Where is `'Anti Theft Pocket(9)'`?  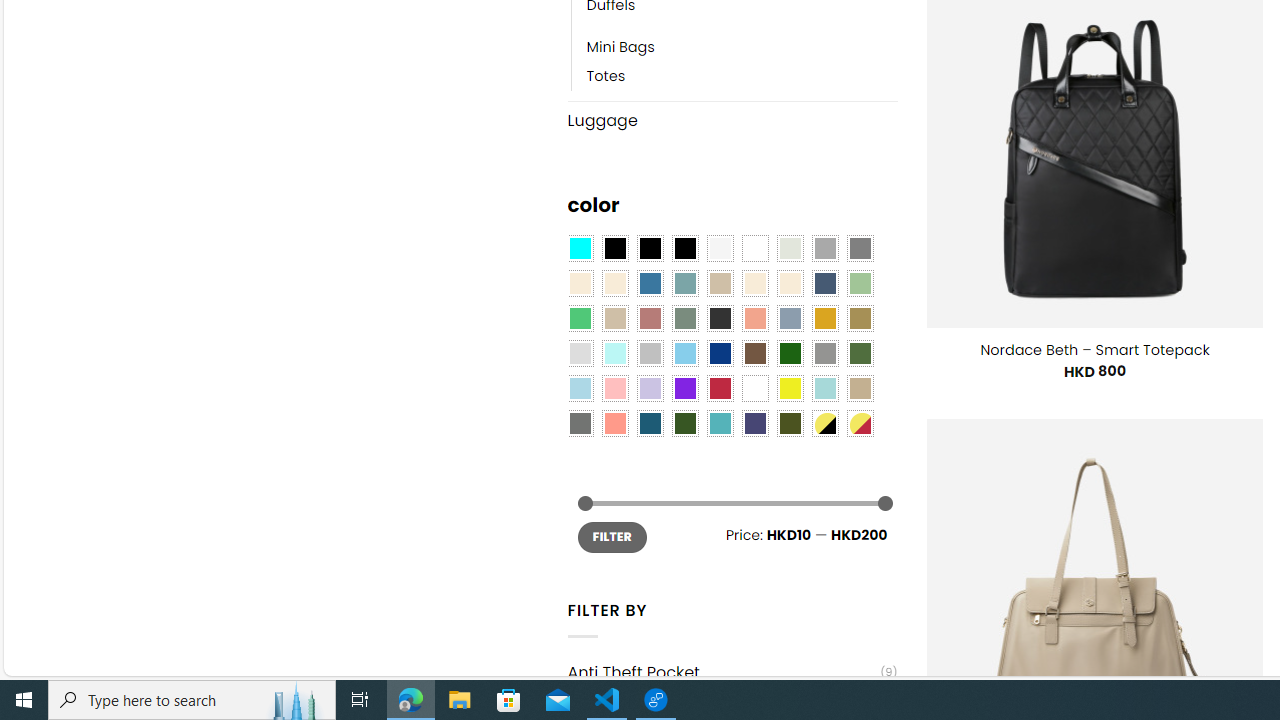
'Anti Theft Pocket(9)' is located at coordinates (731, 672).